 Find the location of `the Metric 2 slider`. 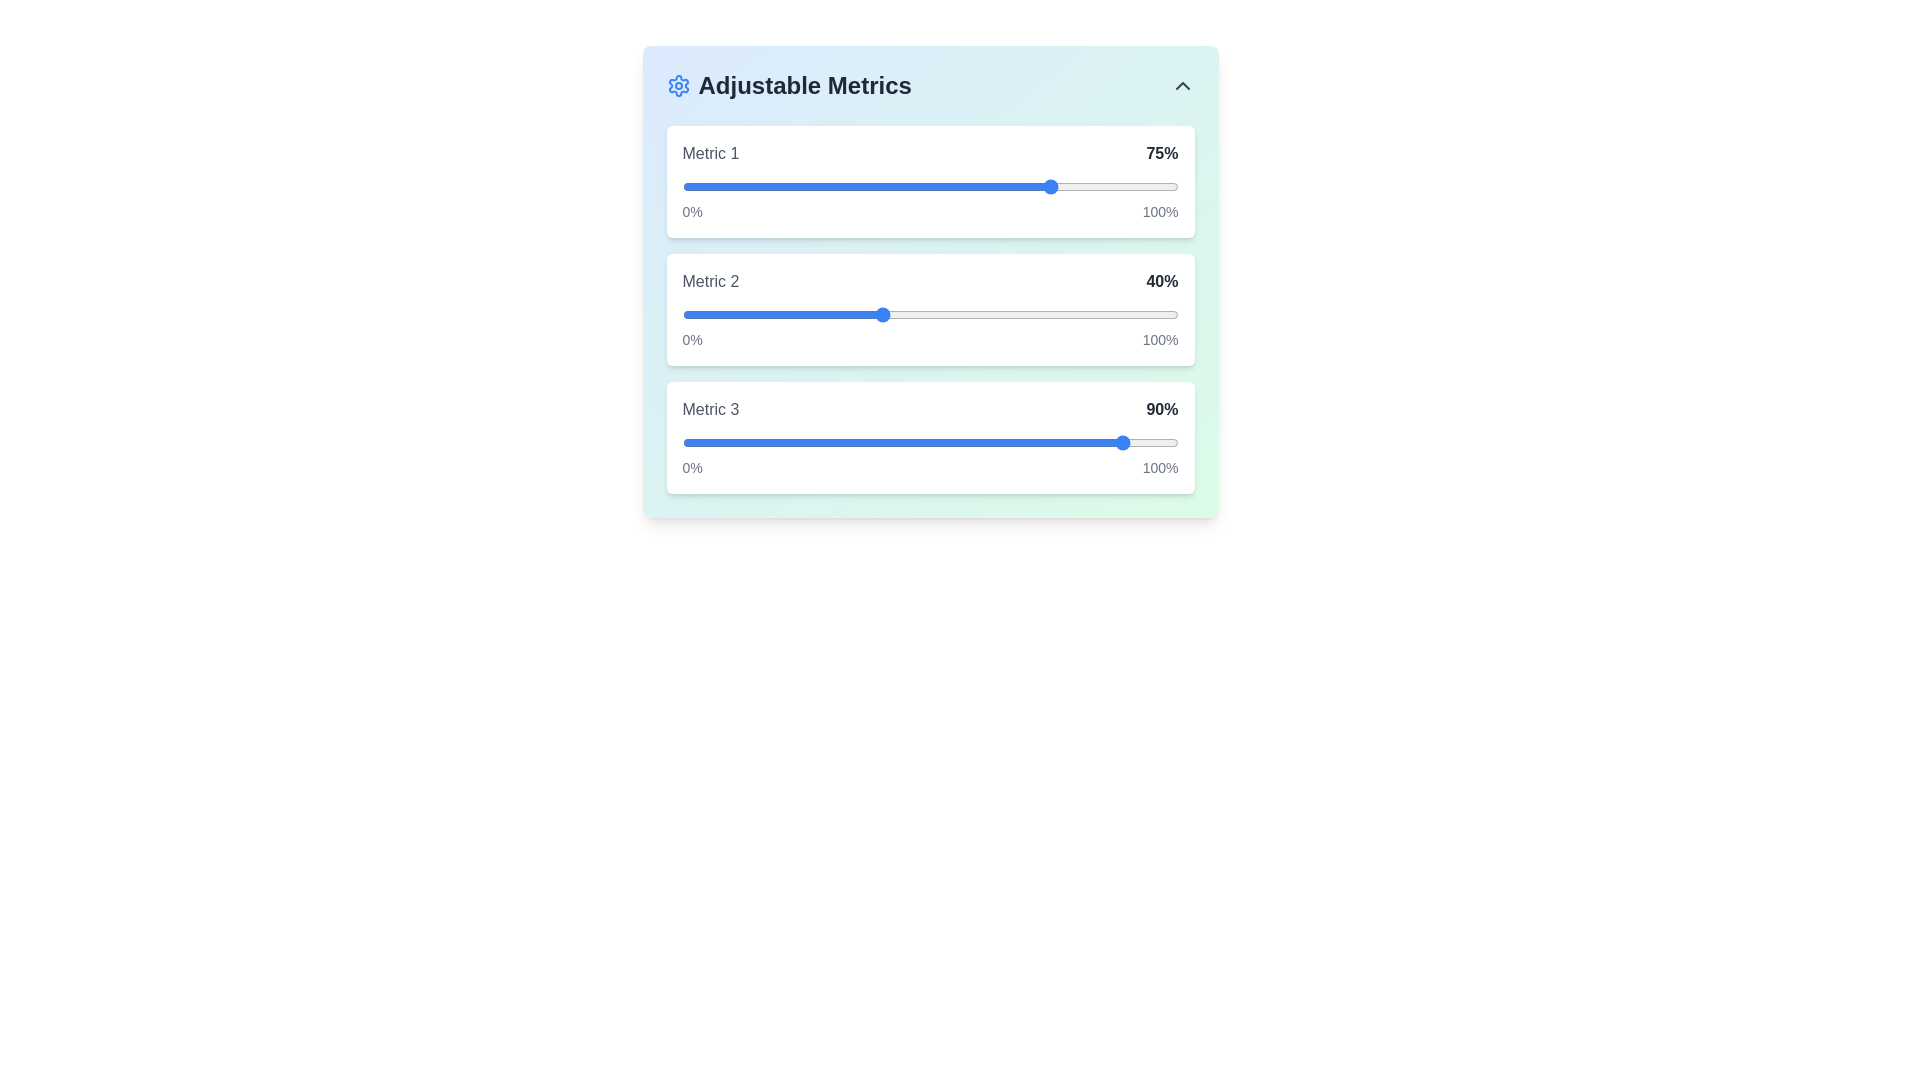

the Metric 2 slider is located at coordinates (765, 315).